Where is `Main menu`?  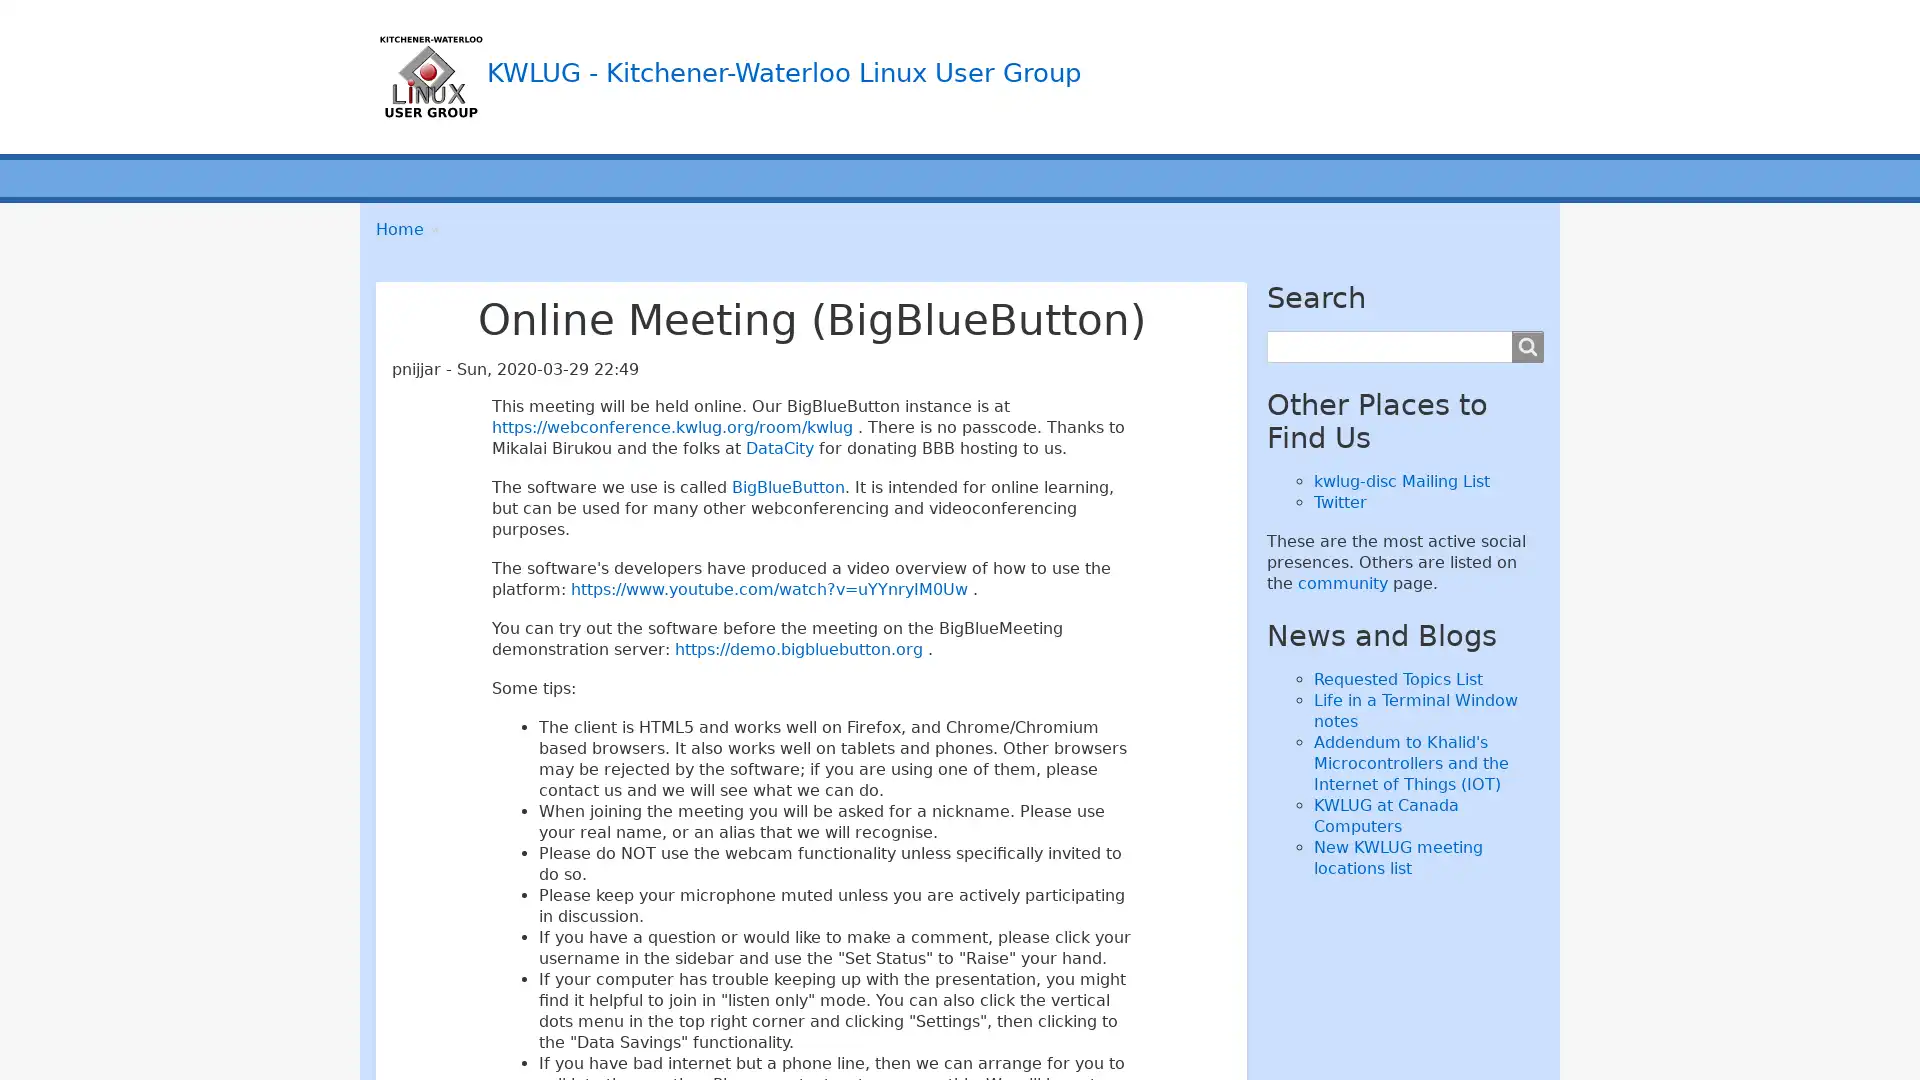 Main menu is located at coordinates (389, 175).